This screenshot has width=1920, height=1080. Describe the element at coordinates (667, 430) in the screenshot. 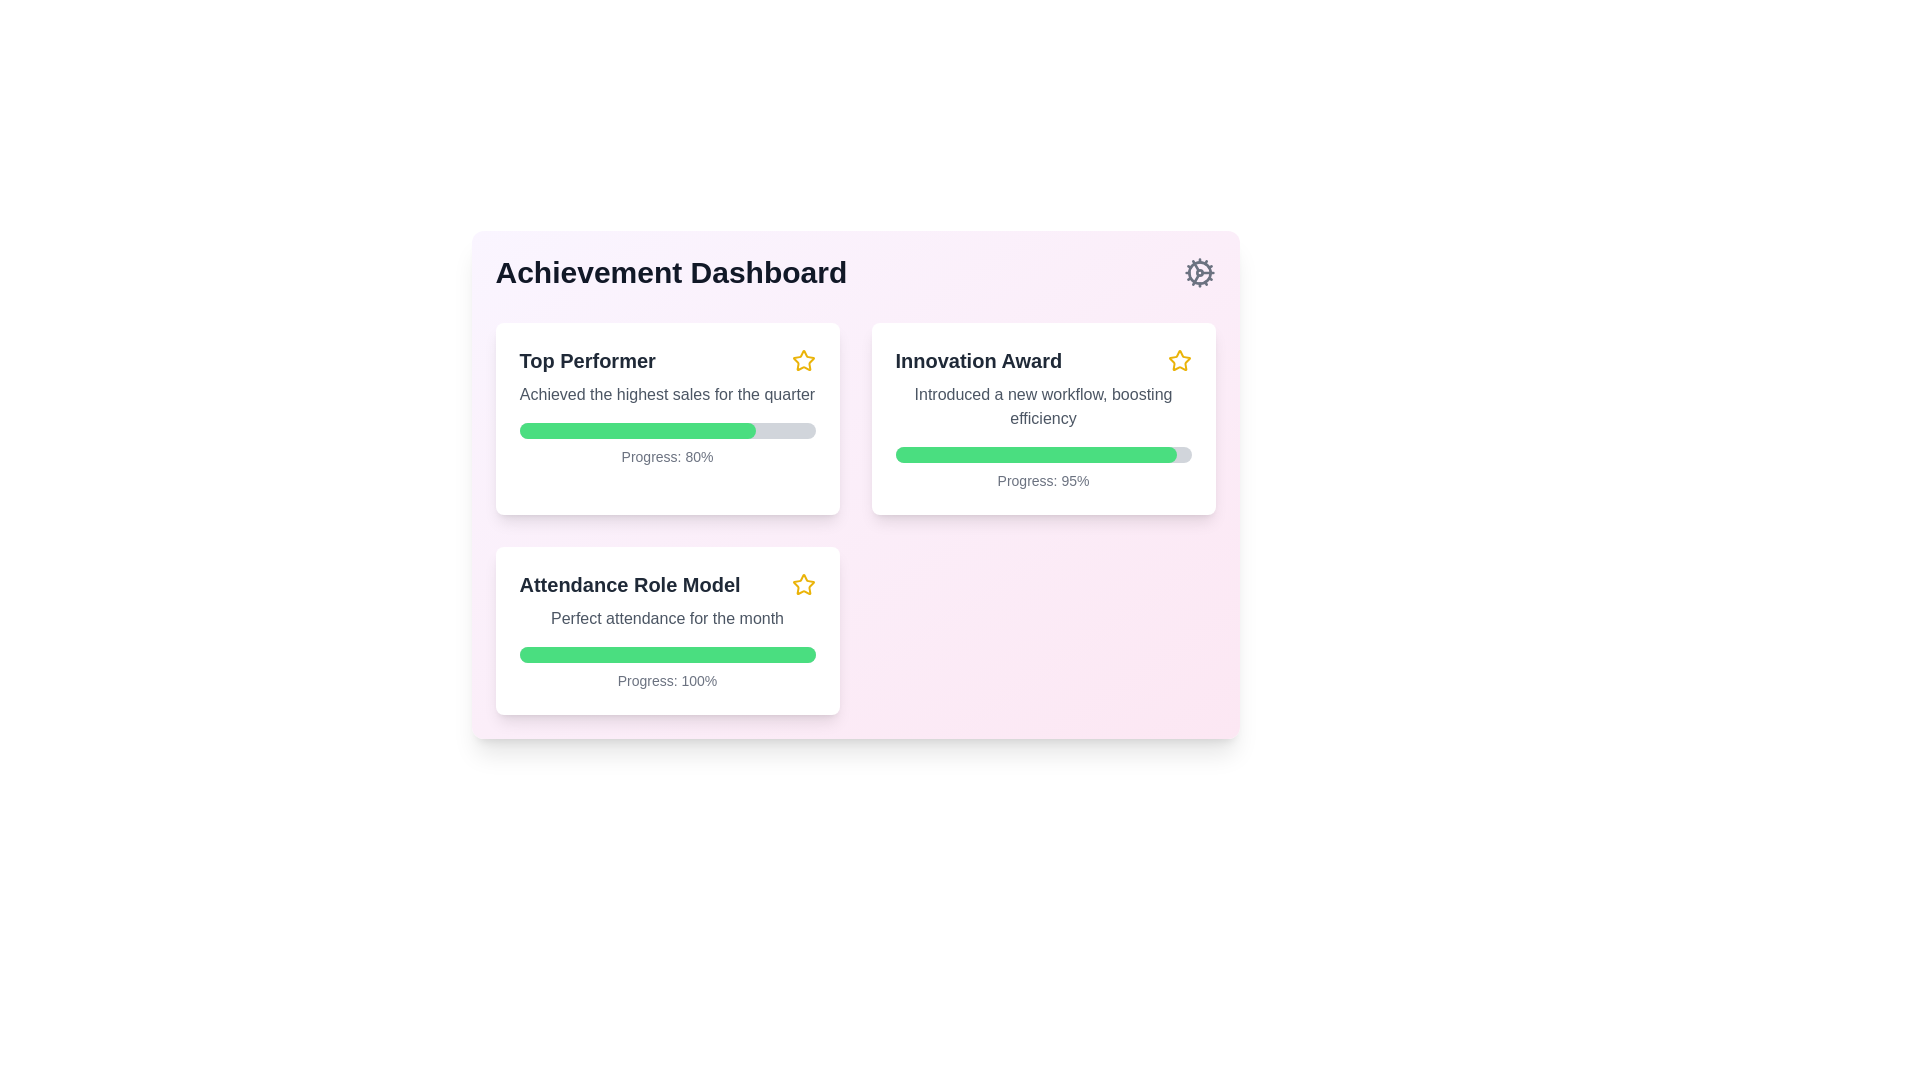

I see `the horizontal progress bar located under the 'Top Performer' section, which has a gray background and a green foreground filled to 80% progress` at that location.